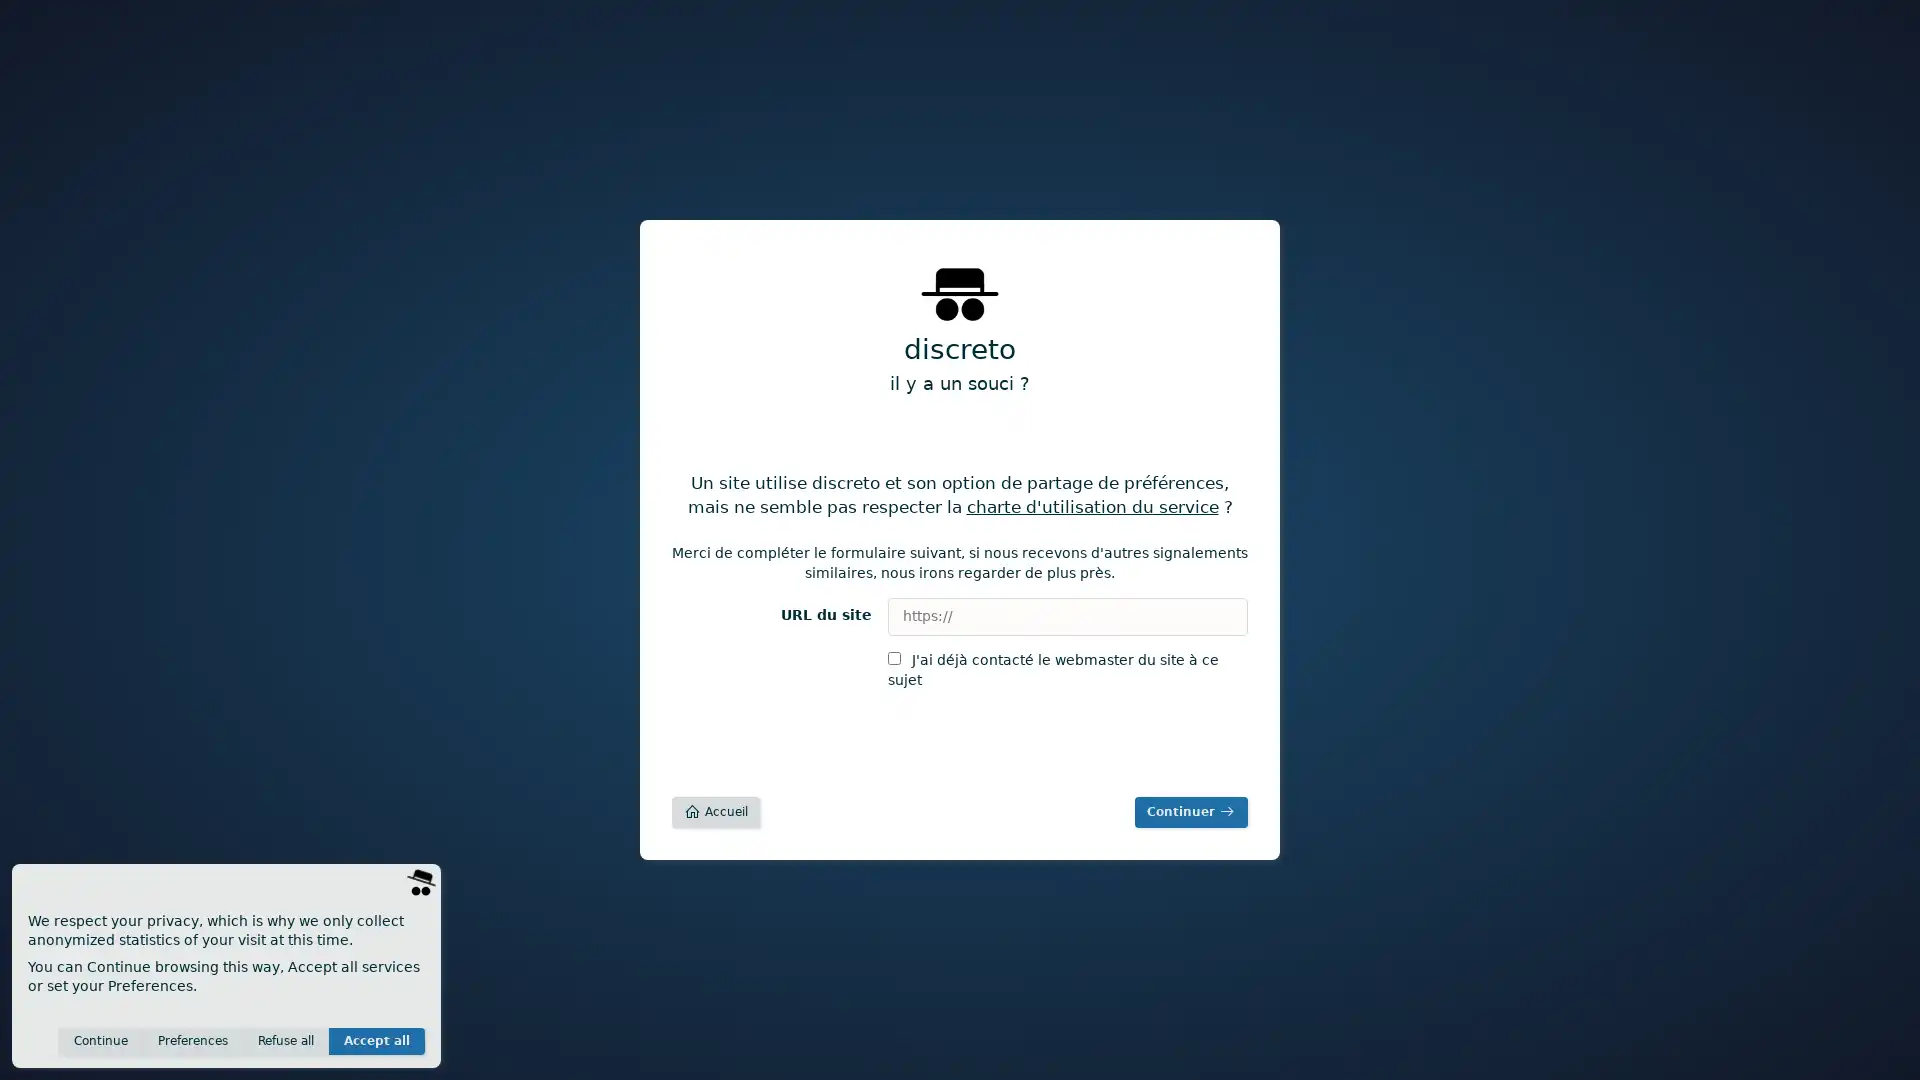 The width and height of the screenshot is (1920, 1080). What do you see at coordinates (285, 1040) in the screenshot?
I see `Refuse all` at bounding box center [285, 1040].